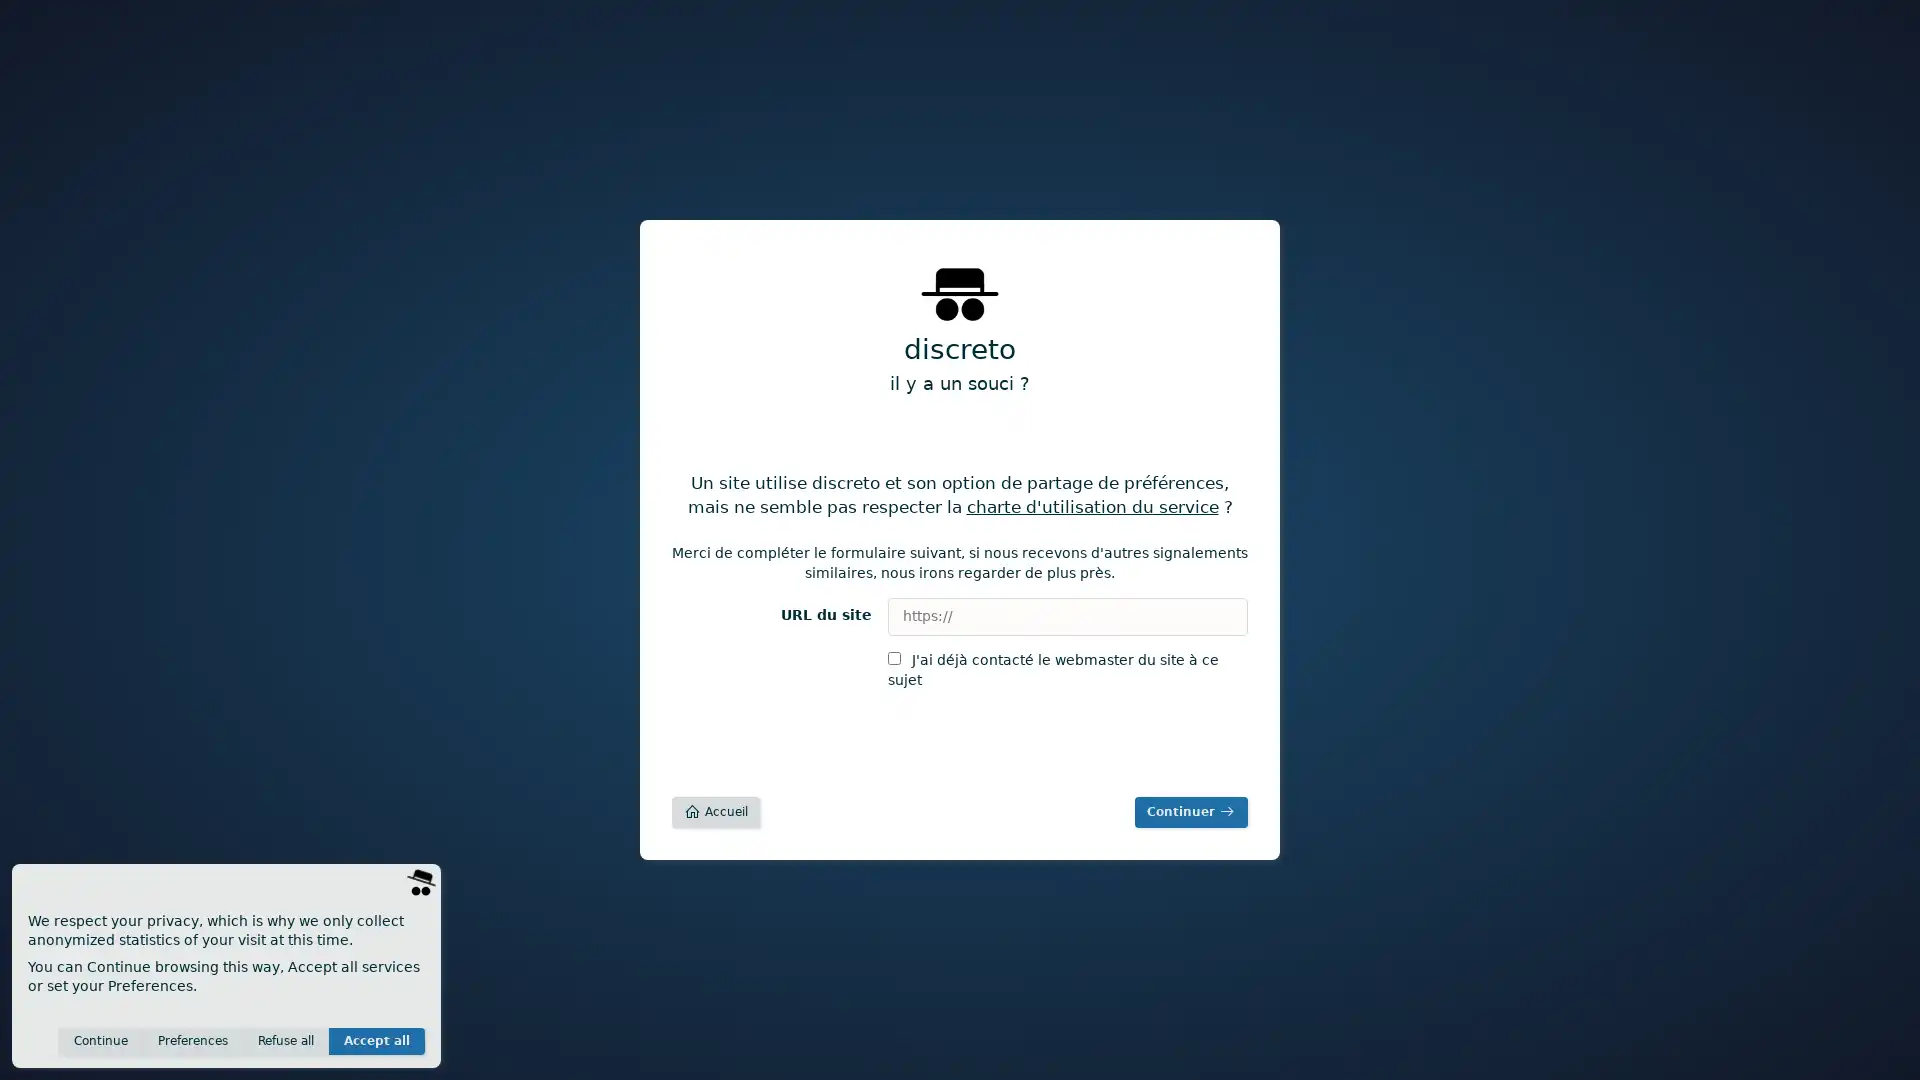 The width and height of the screenshot is (1920, 1080). What do you see at coordinates (285, 1040) in the screenshot?
I see `Refuse all` at bounding box center [285, 1040].